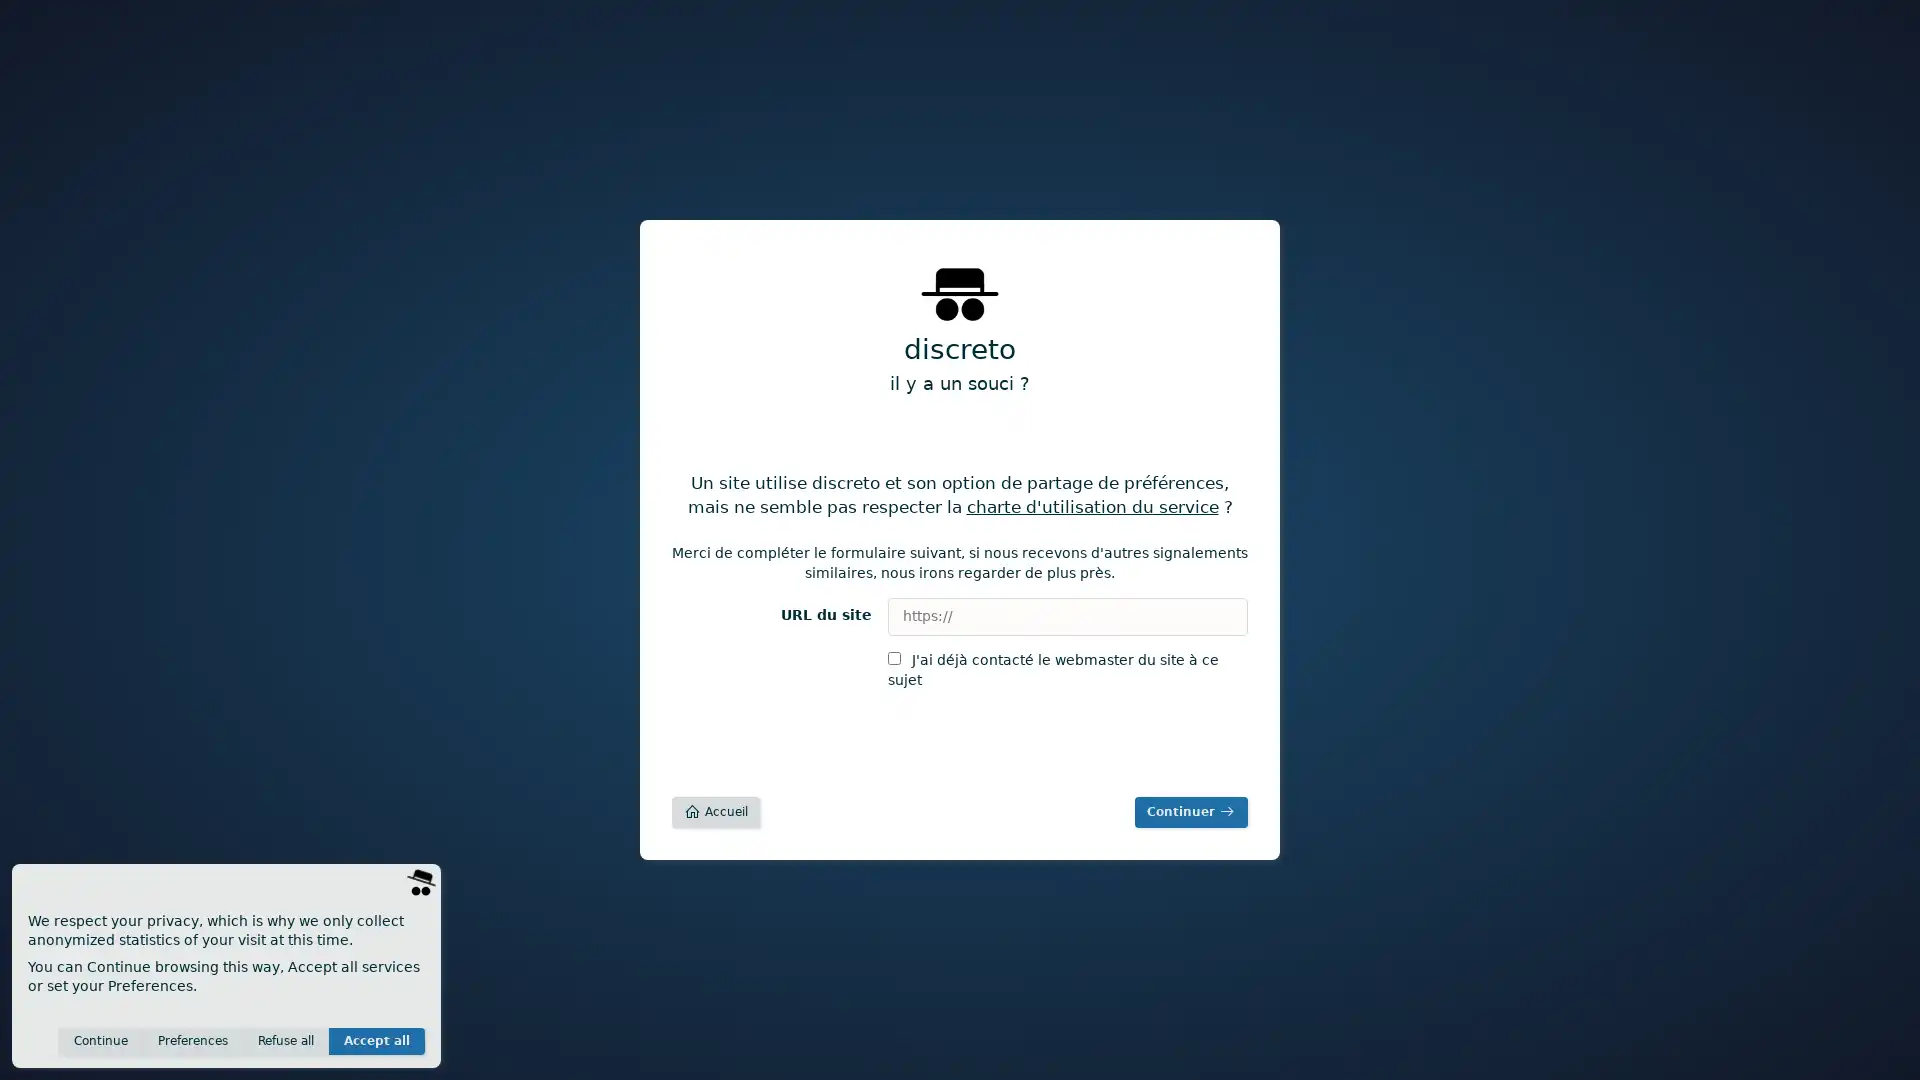 The width and height of the screenshot is (1920, 1080). What do you see at coordinates (285, 1040) in the screenshot?
I see `Refuse all` at bounding box center [285, 1040].